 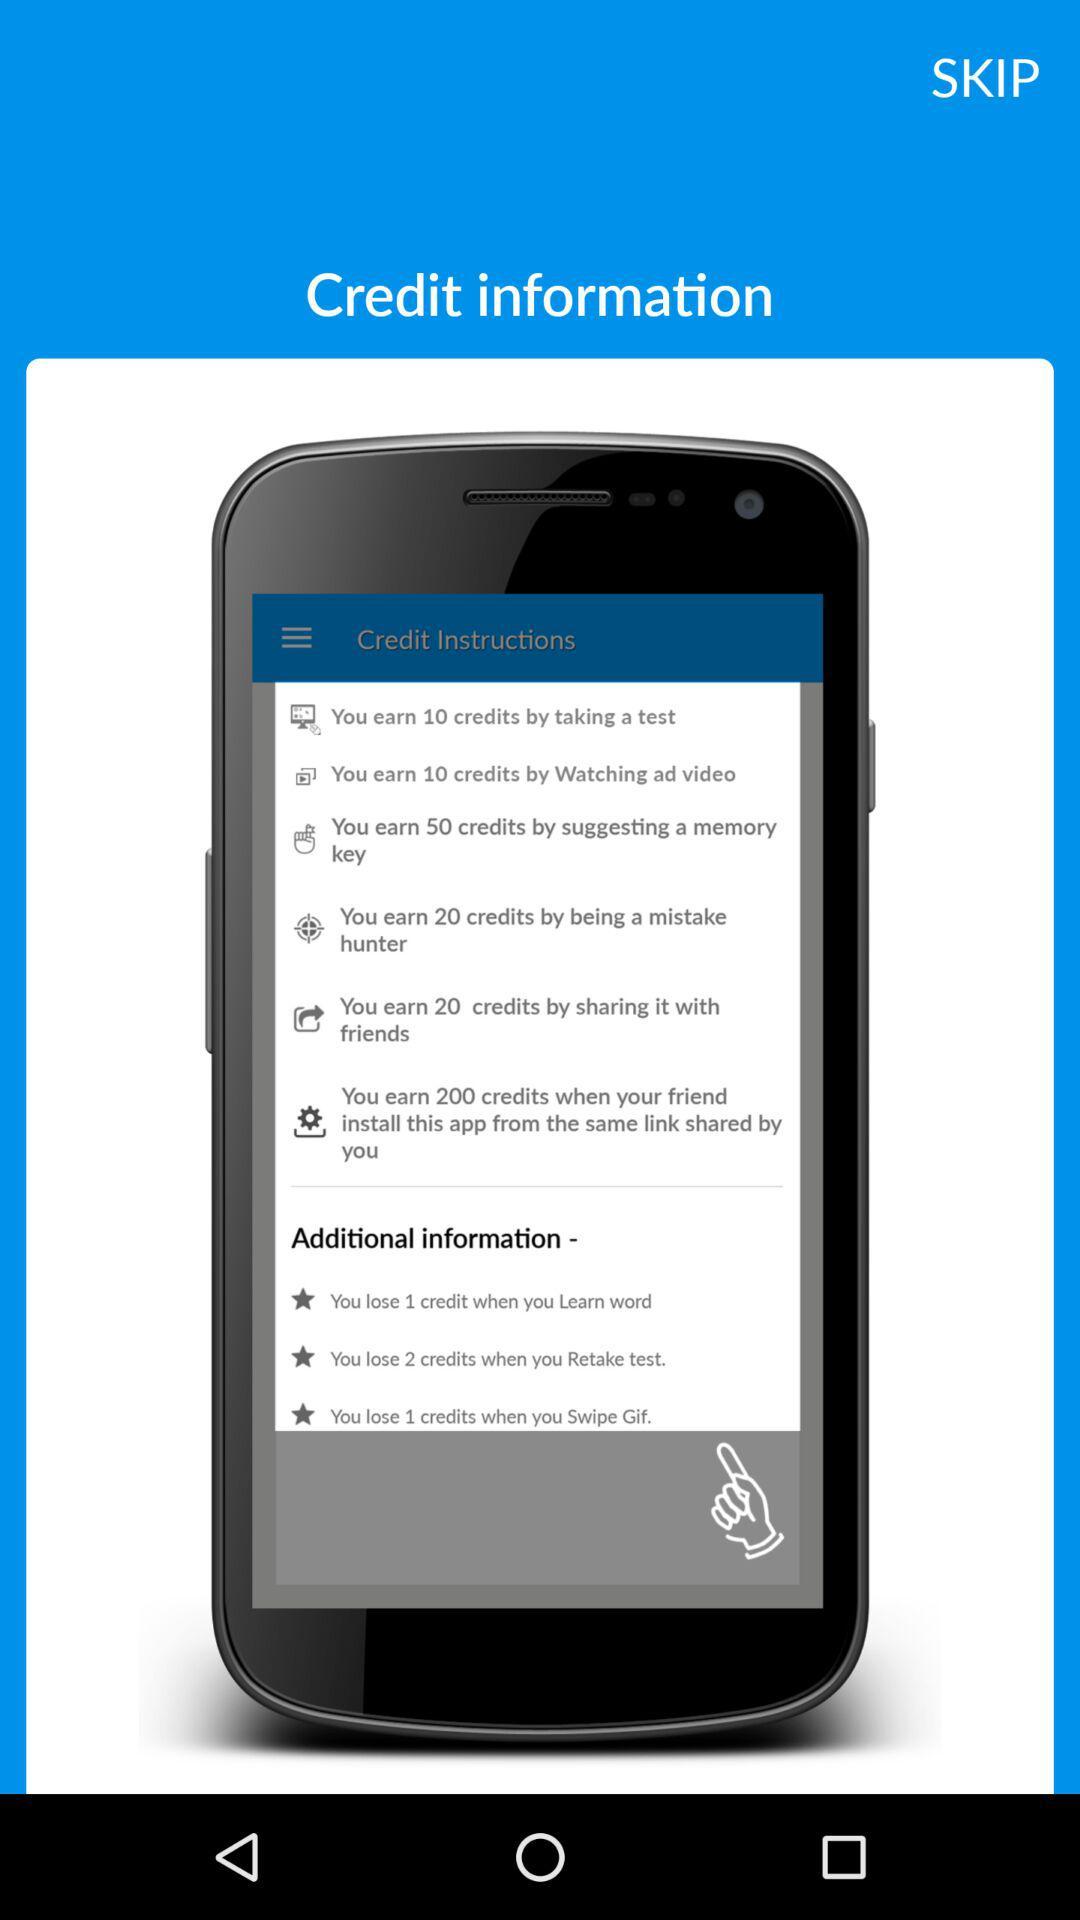 What do you see at coordinates (984, 75) in the screenshot?
I see `the skip` at bounding box center [984, 75].